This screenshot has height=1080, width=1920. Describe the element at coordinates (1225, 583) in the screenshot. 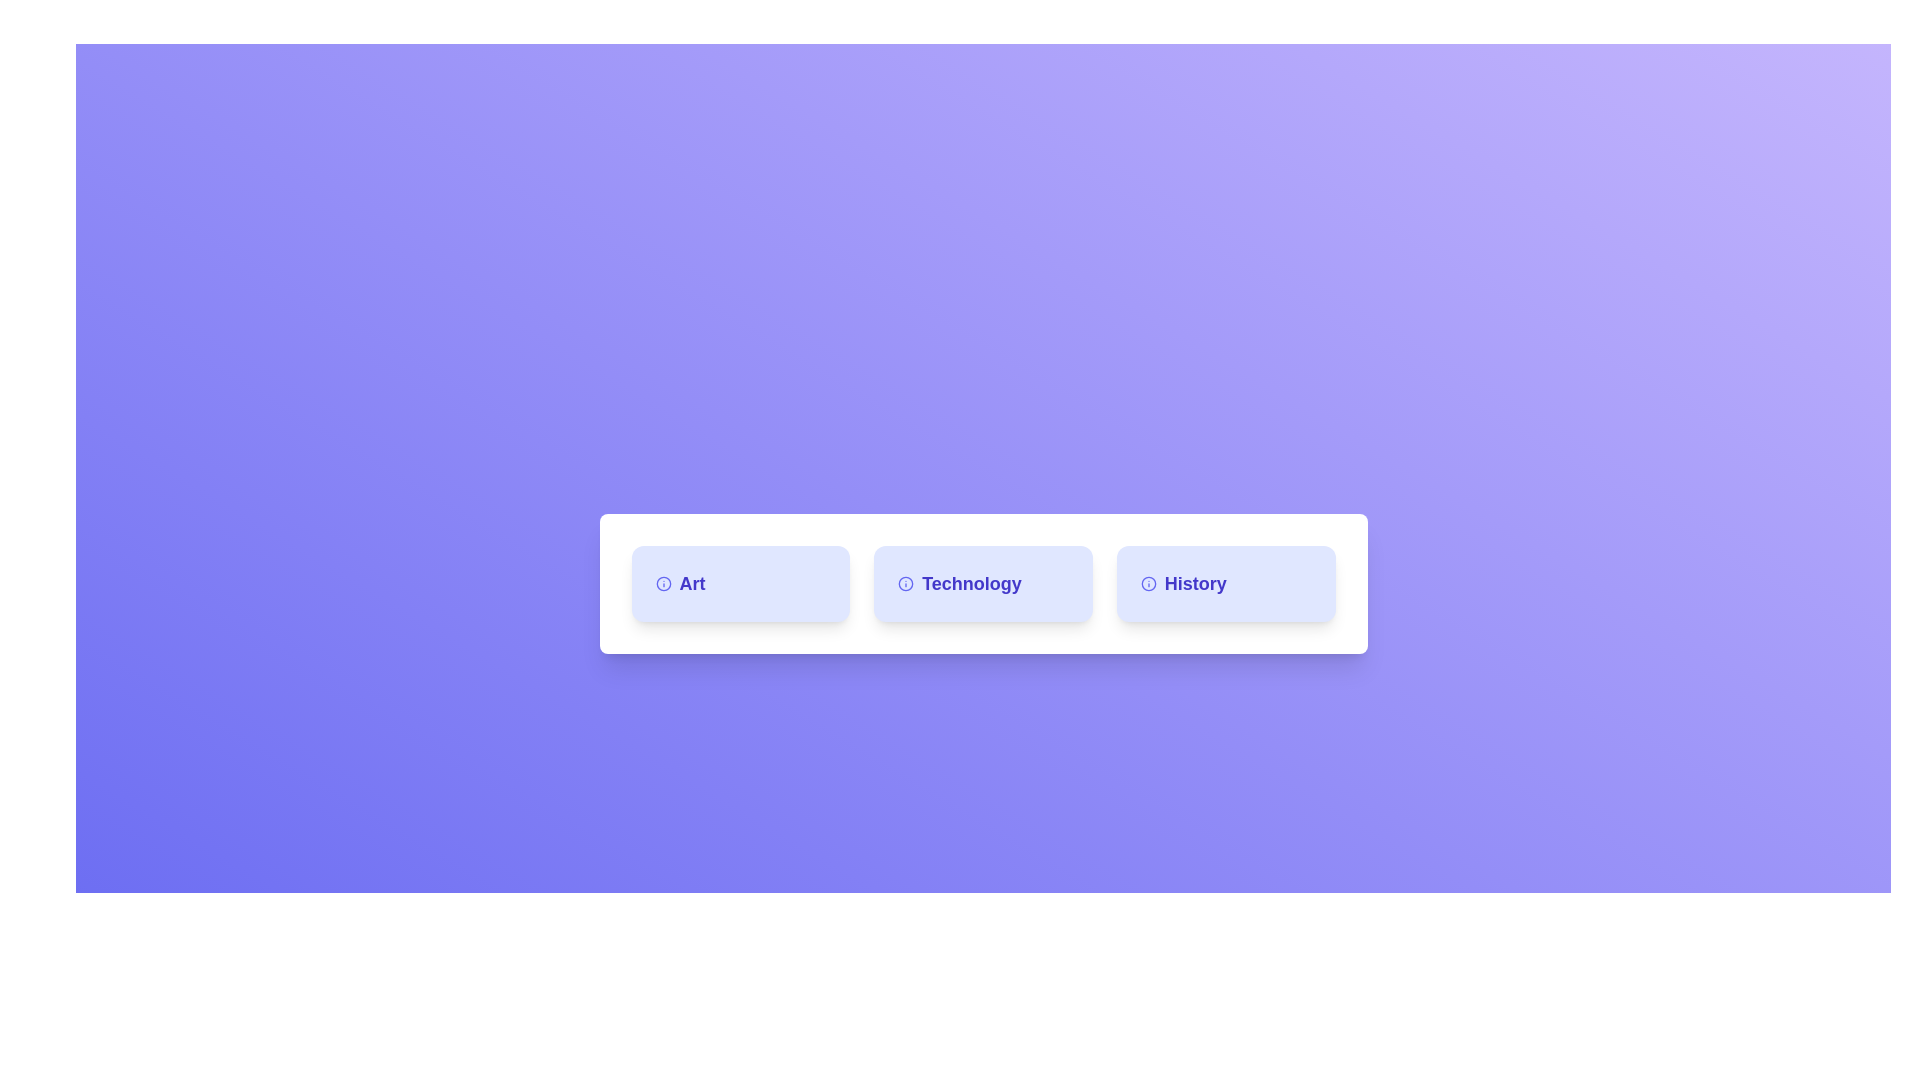

I see `the 'History' button, which is the third option in a horizontal group of three buttons ('Art', 'Technology', 'History')` at that location.